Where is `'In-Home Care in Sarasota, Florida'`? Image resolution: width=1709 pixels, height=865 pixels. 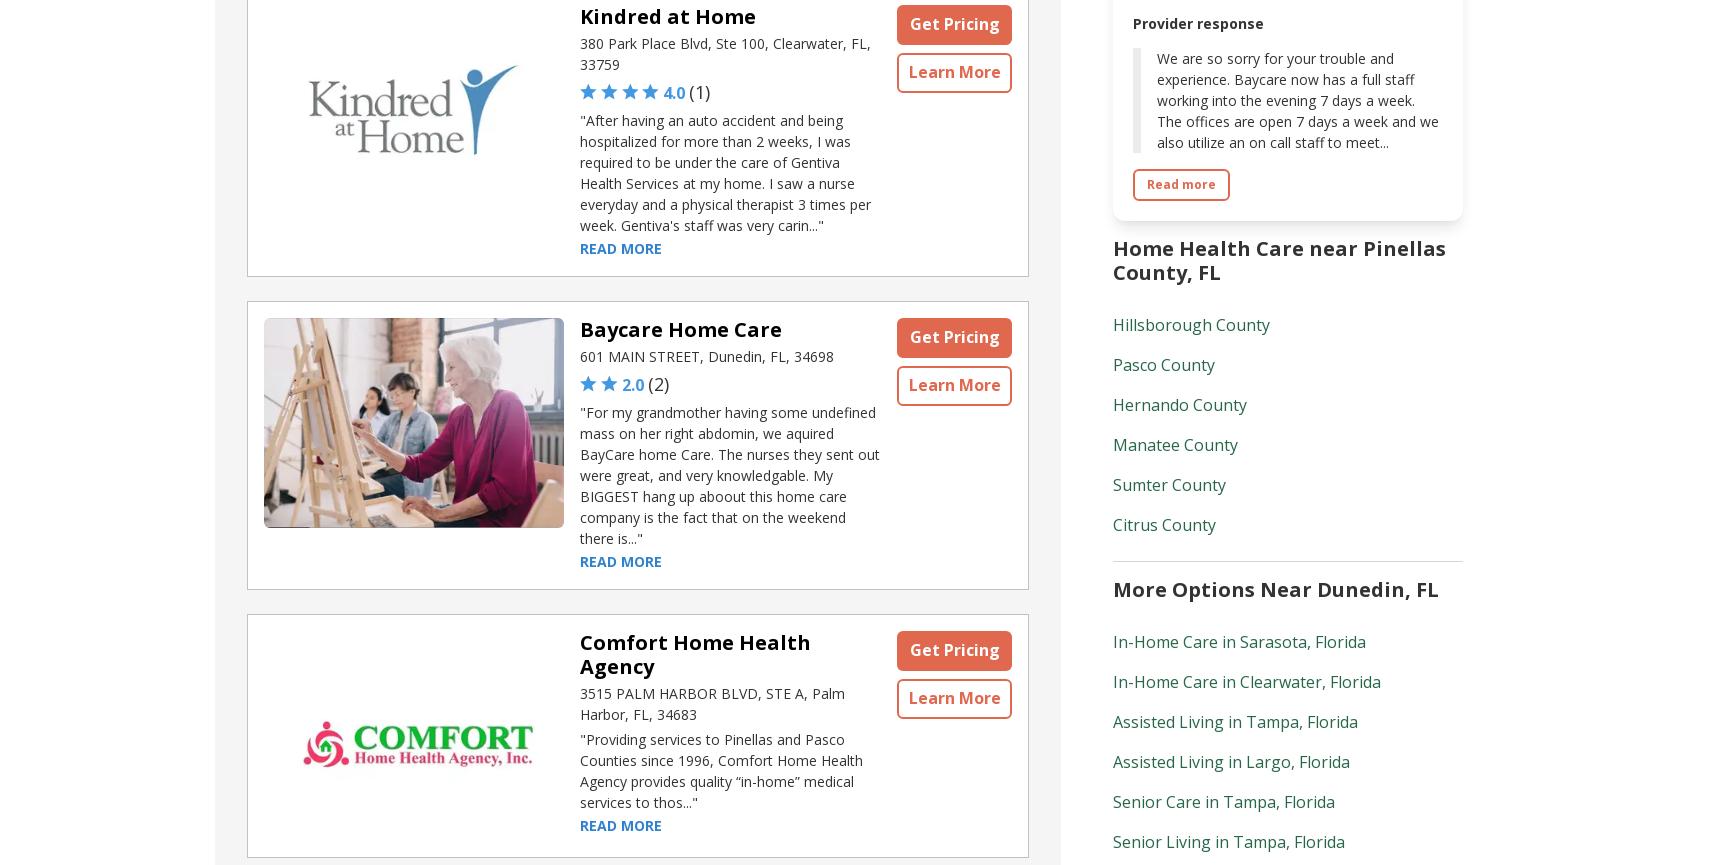 'In-Home Care in Sarasota, Florida' is located at coordinates (1239, 642).